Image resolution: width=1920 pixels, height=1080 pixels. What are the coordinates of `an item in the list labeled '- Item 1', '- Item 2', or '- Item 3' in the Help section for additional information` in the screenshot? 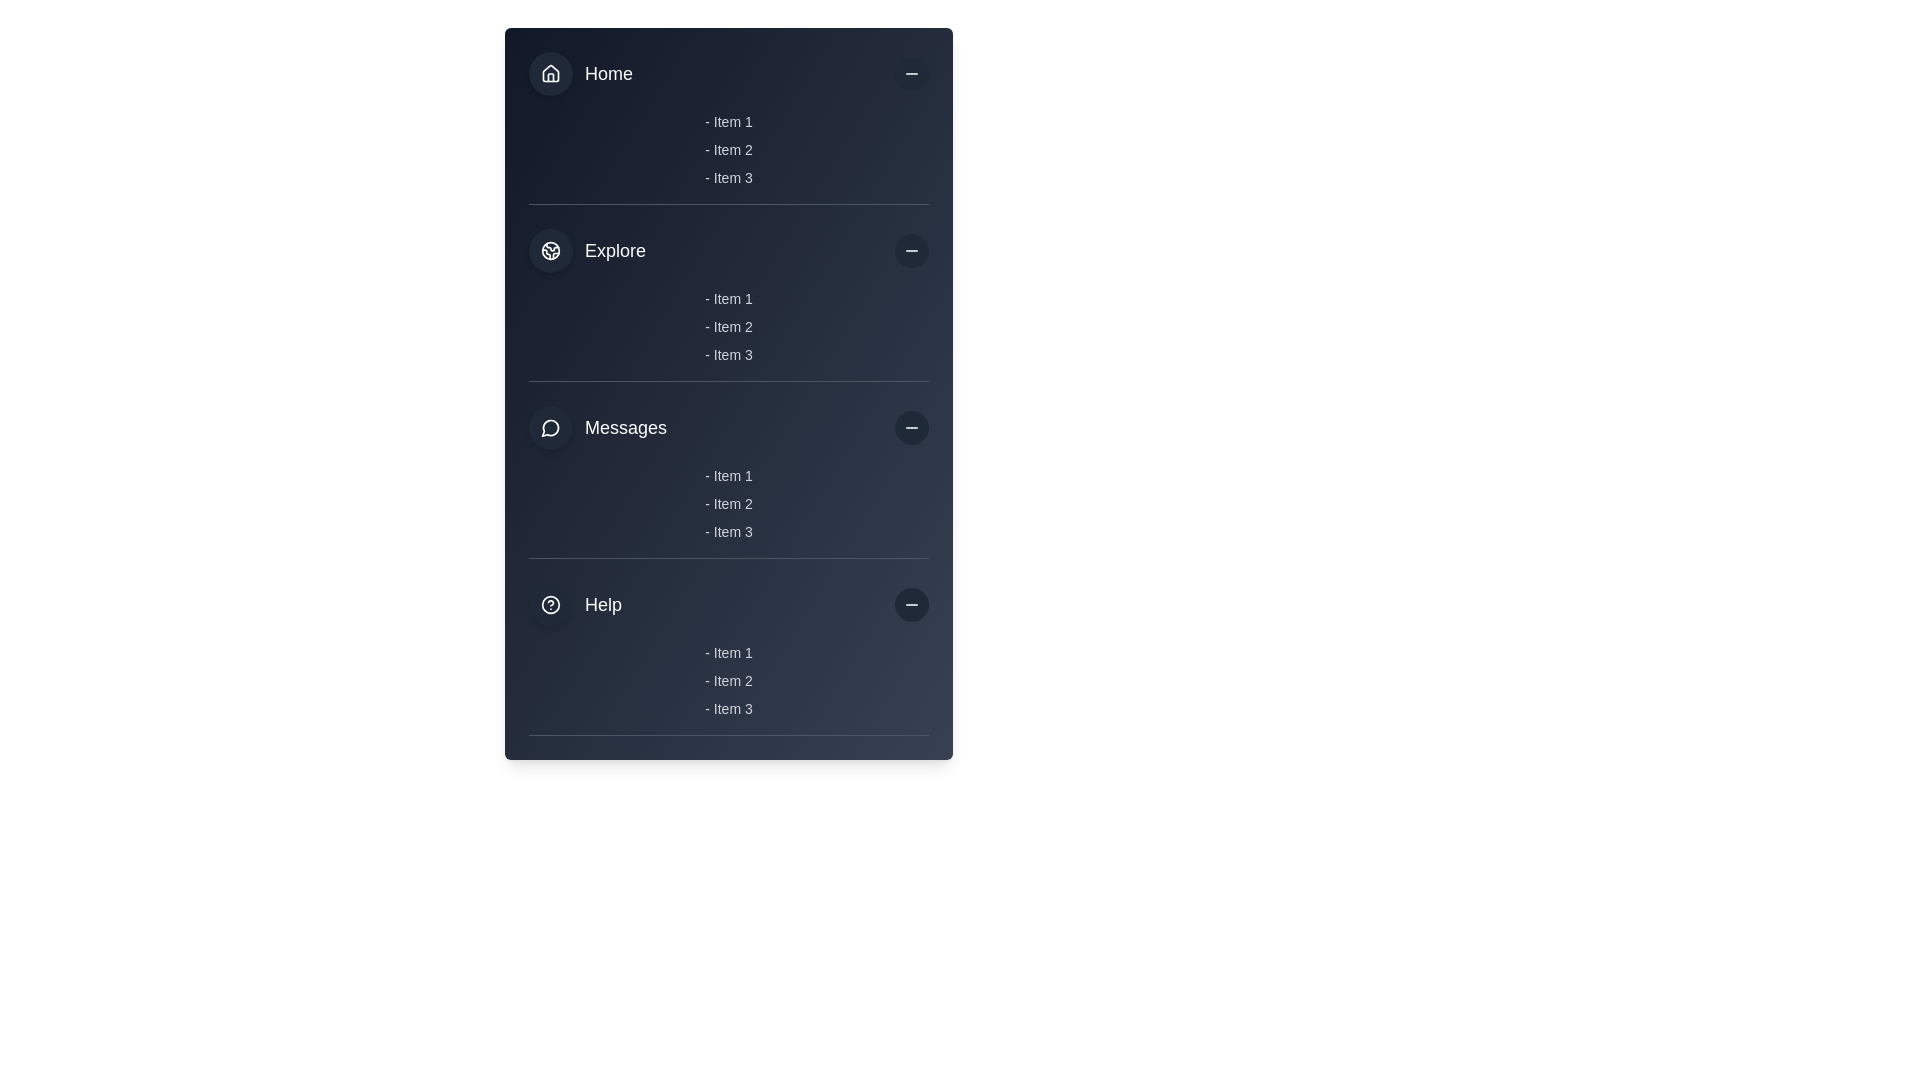 It's located at (728, 680).